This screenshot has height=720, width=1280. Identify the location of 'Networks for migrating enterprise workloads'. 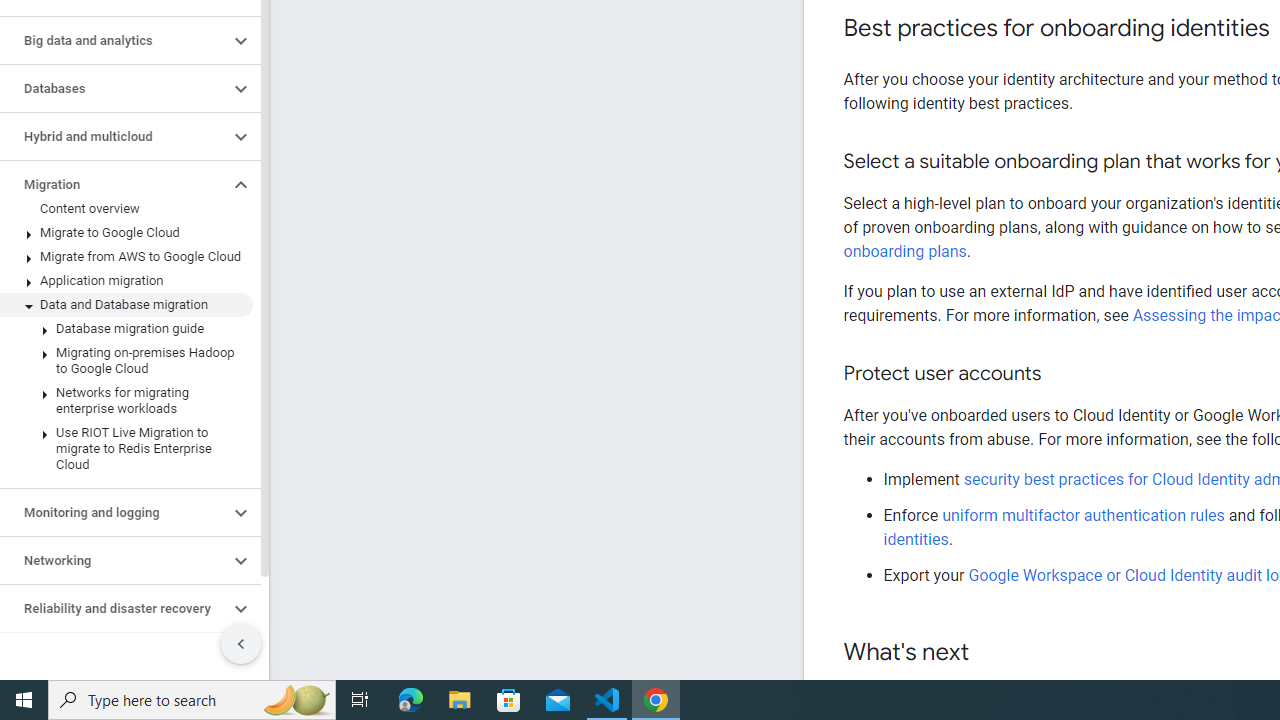
(125, 401).